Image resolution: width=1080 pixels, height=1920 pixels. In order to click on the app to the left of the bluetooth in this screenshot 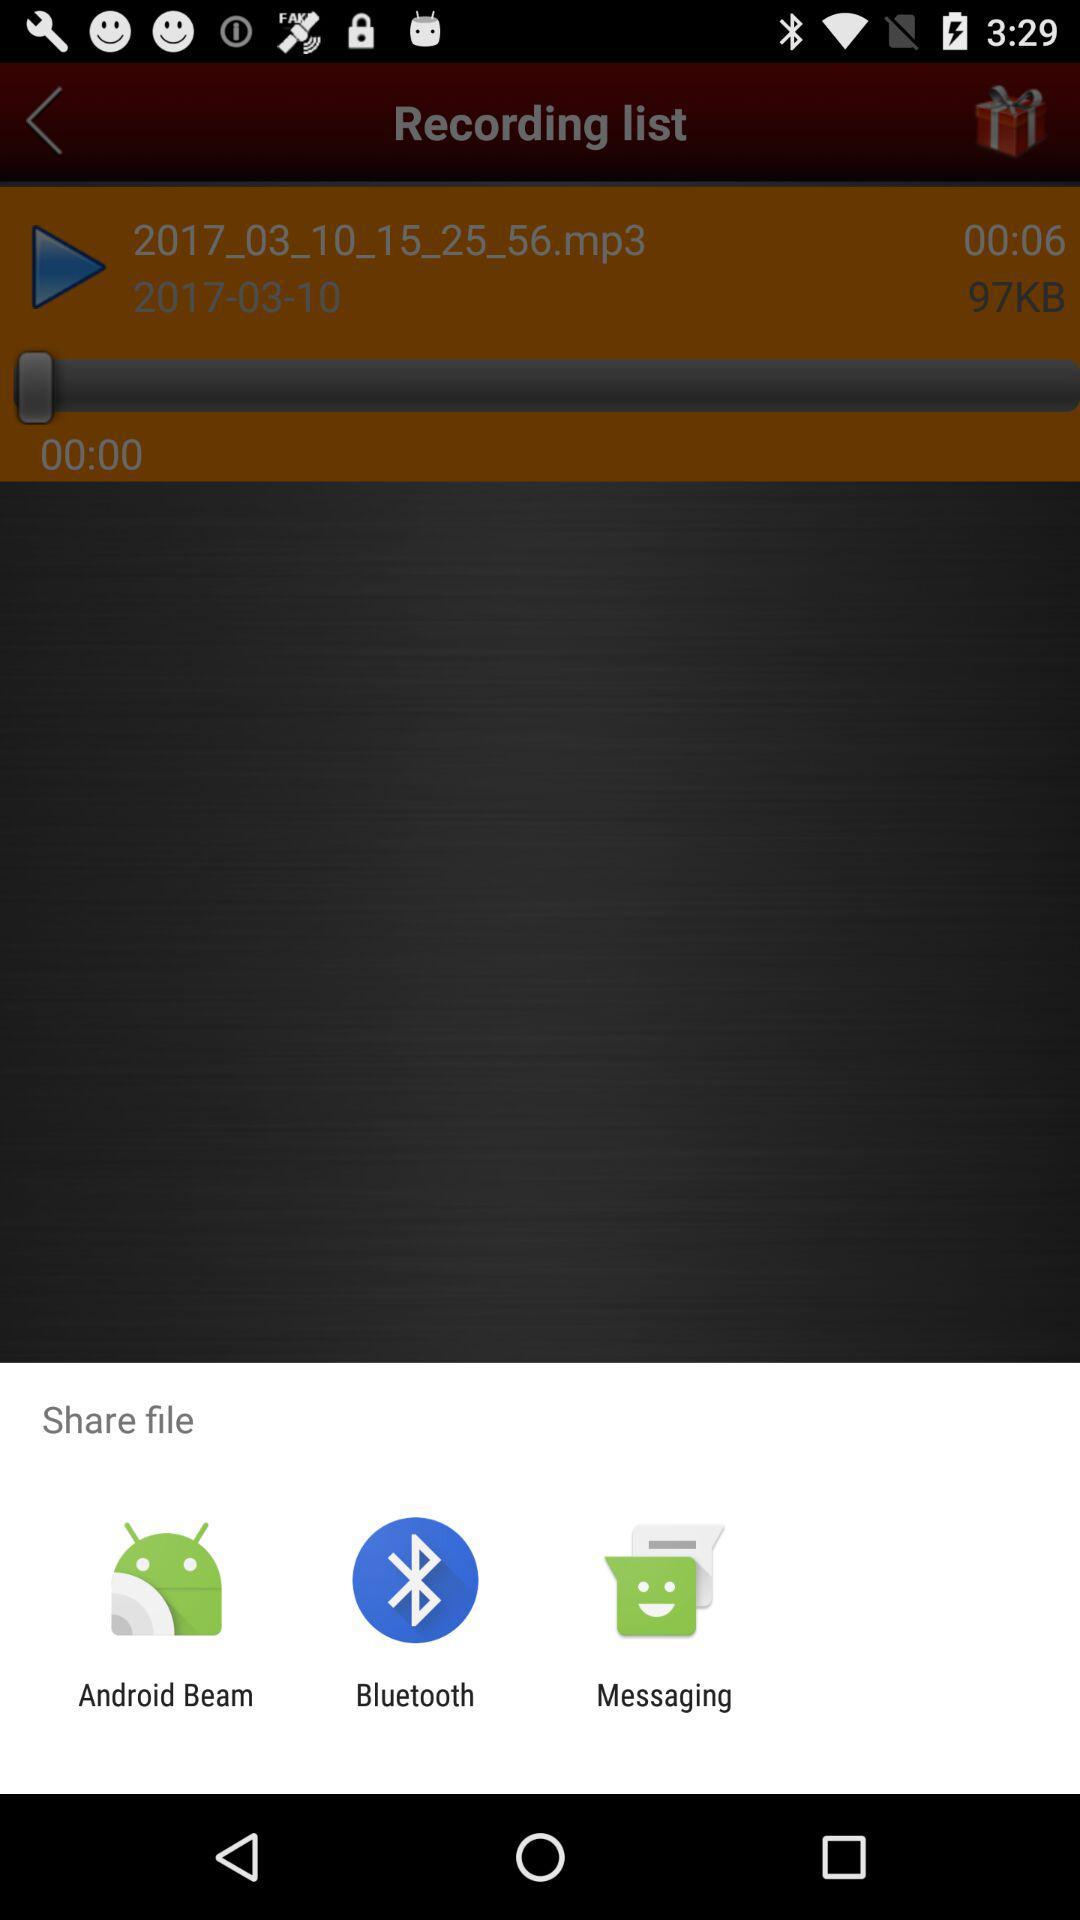, I will do `click(165, 1711)`.